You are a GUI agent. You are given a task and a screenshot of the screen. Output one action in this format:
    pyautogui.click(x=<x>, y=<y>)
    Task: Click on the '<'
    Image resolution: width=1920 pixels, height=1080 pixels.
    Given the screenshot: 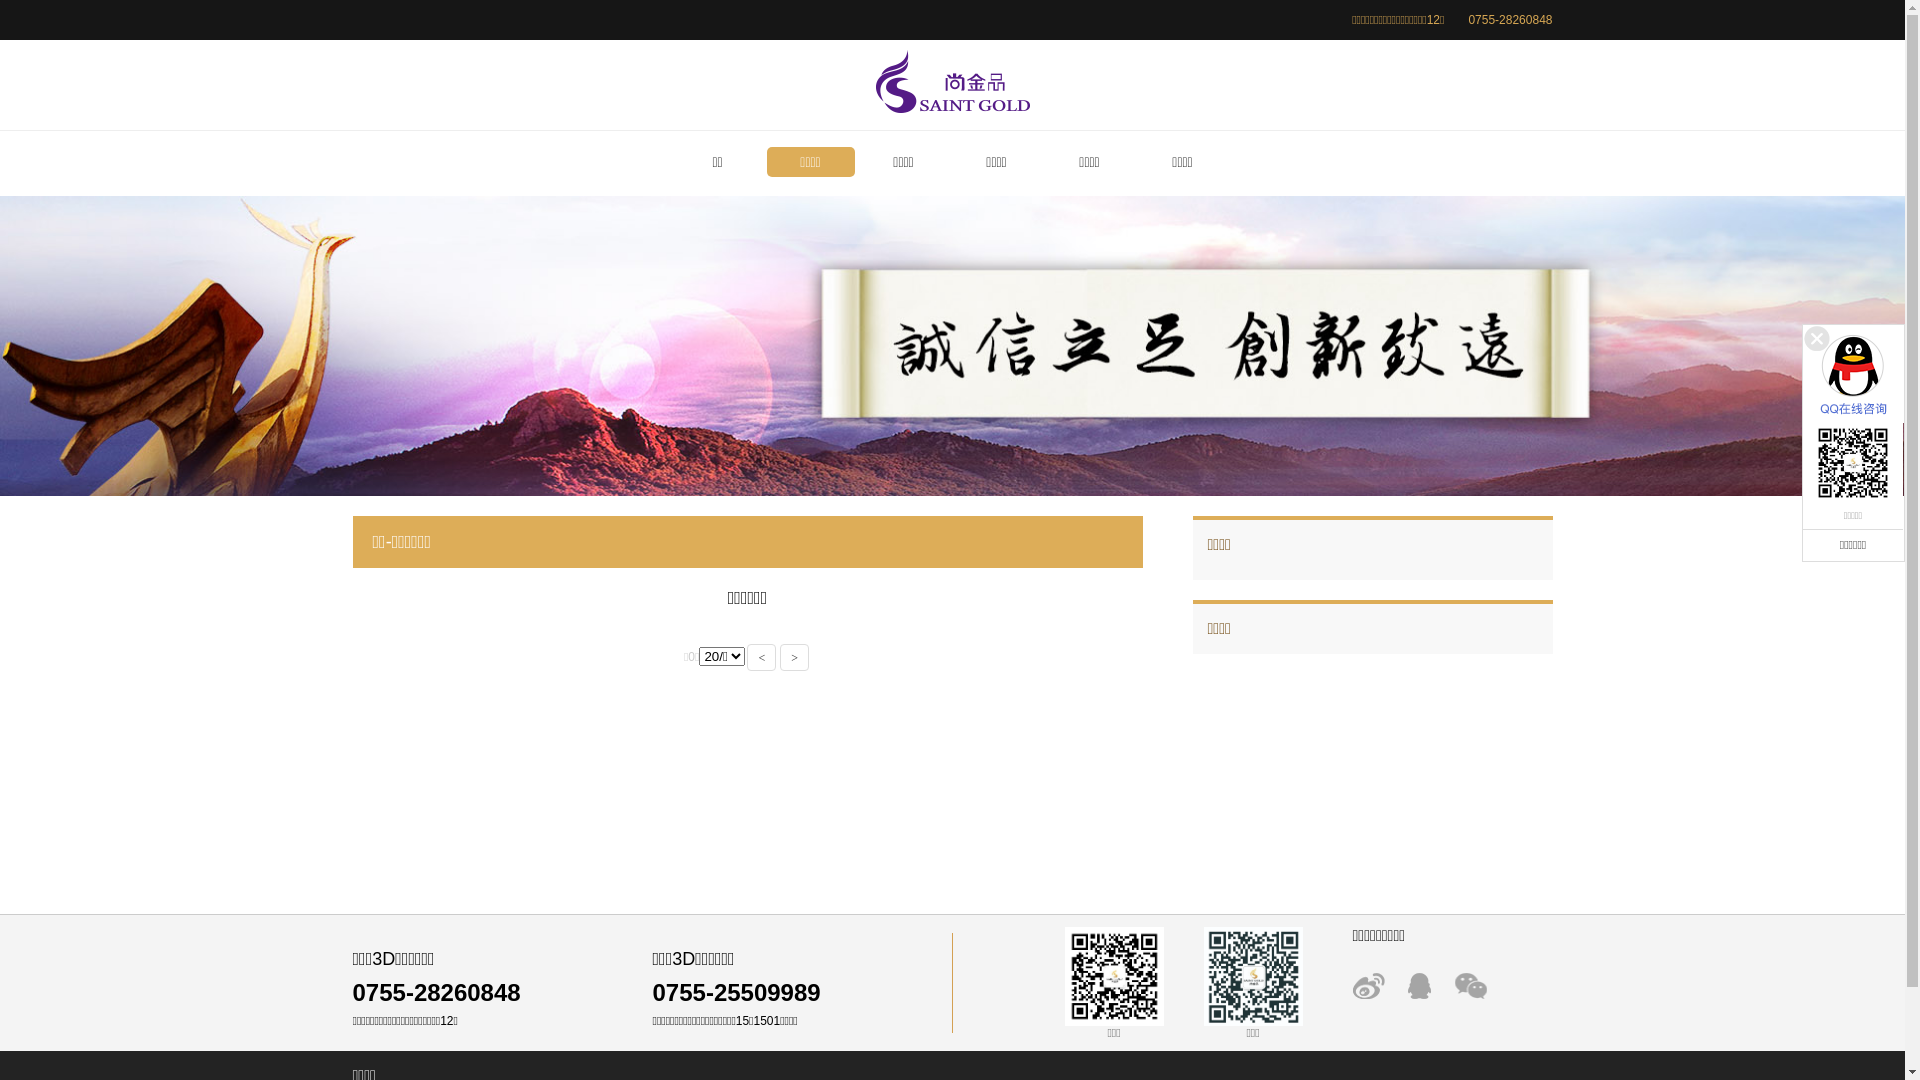 What is the action you would take?
    pyautogui.click(x=760, y=657)
    